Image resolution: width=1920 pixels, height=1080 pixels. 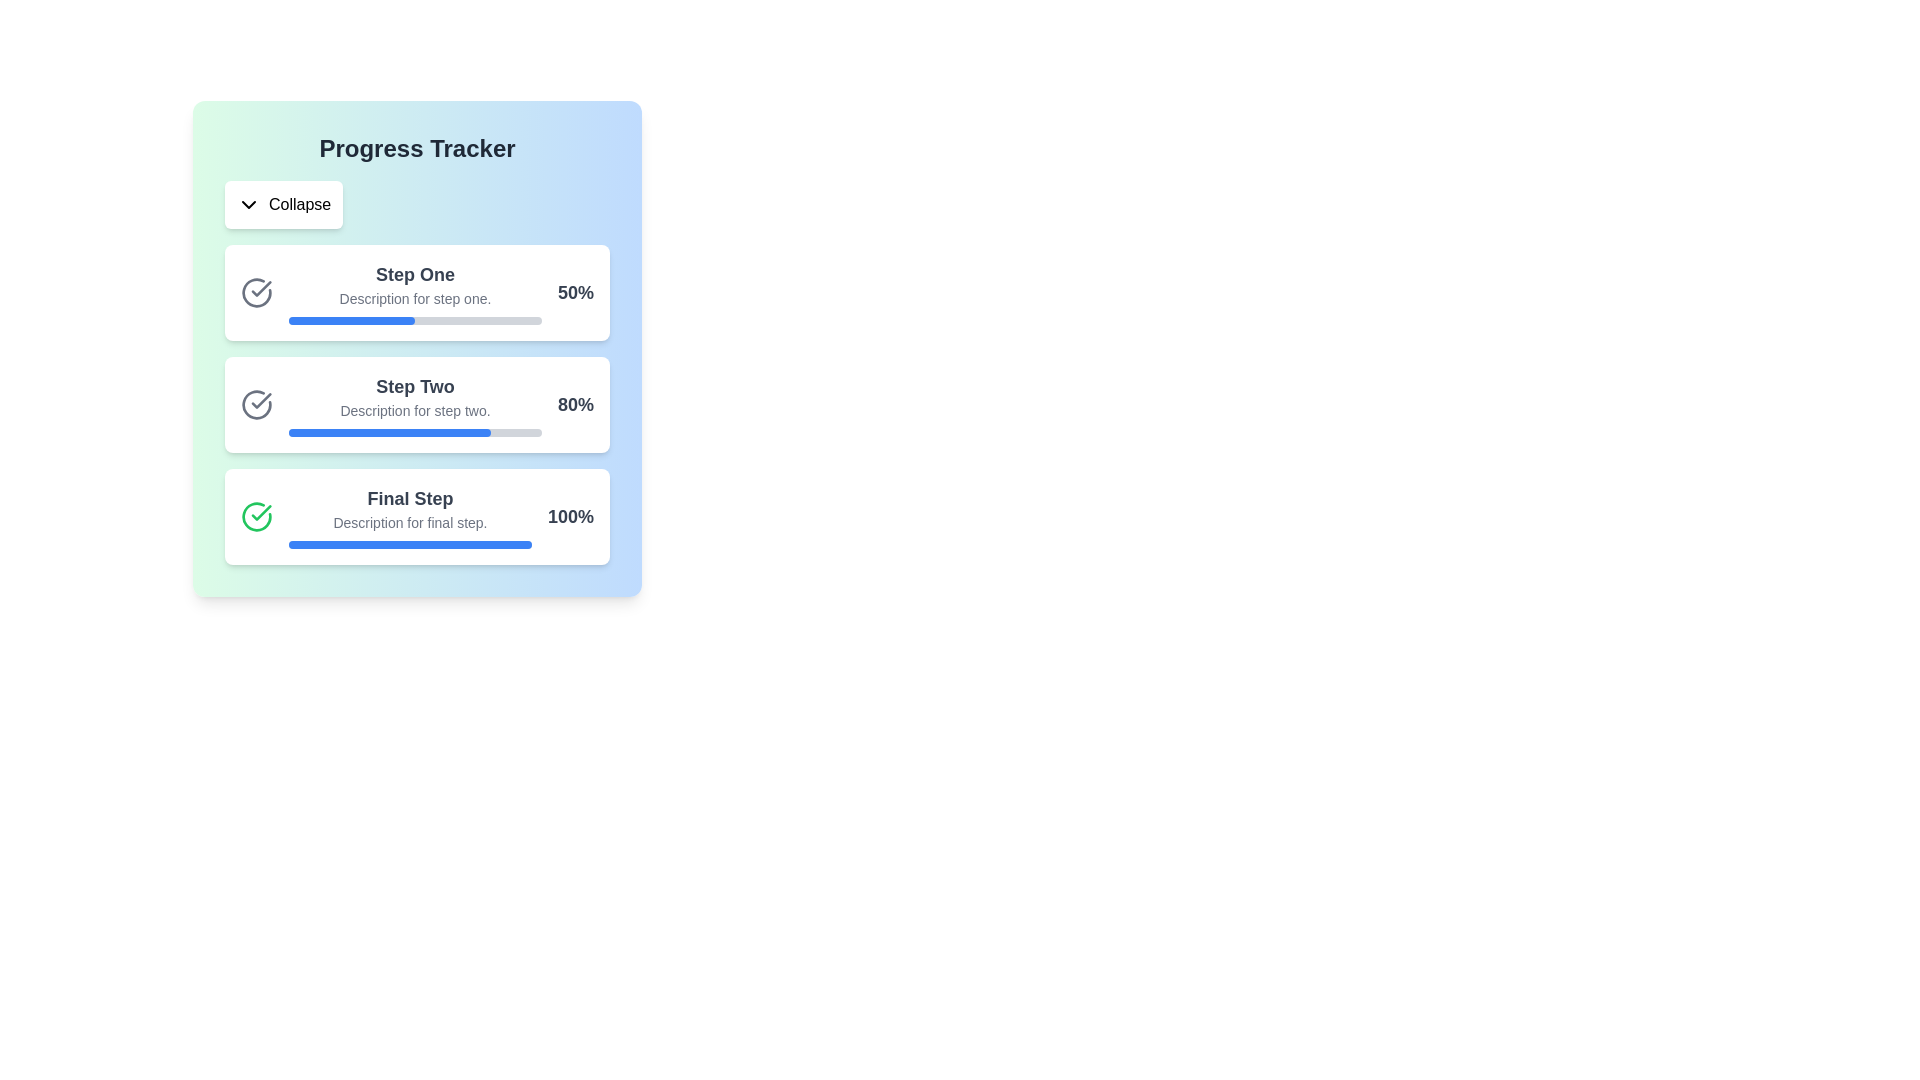 I want to click on the circular graphical component of the progress indicator located next to the 'Step Two' label, so click(x=256, y=293).